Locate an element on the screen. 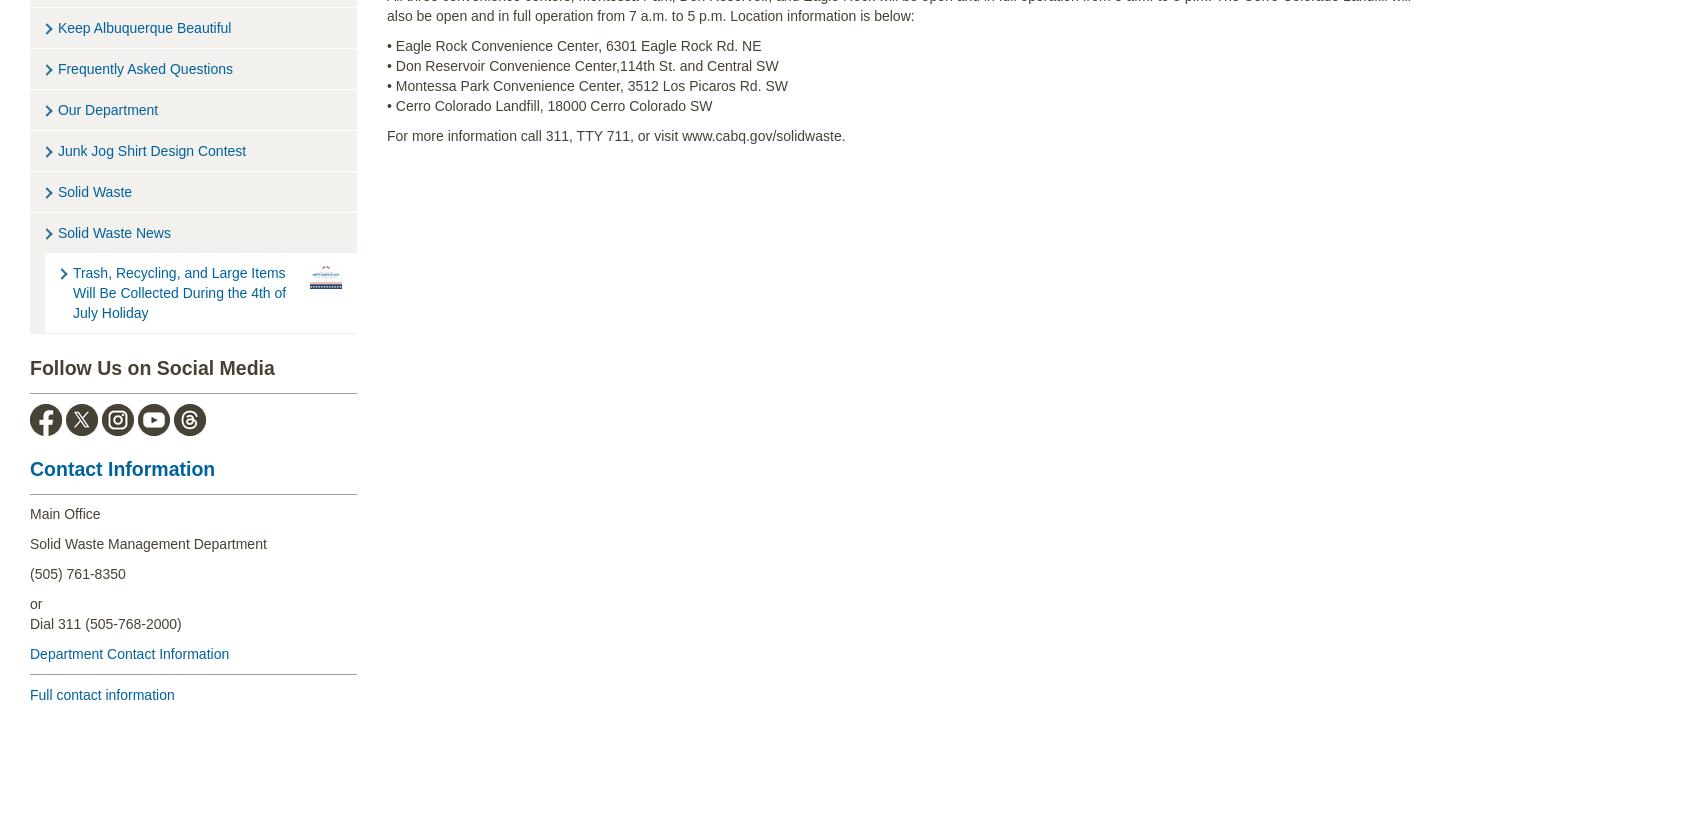  'Keep Albuquerque Beautiful' is located at coordinates (142, 25).